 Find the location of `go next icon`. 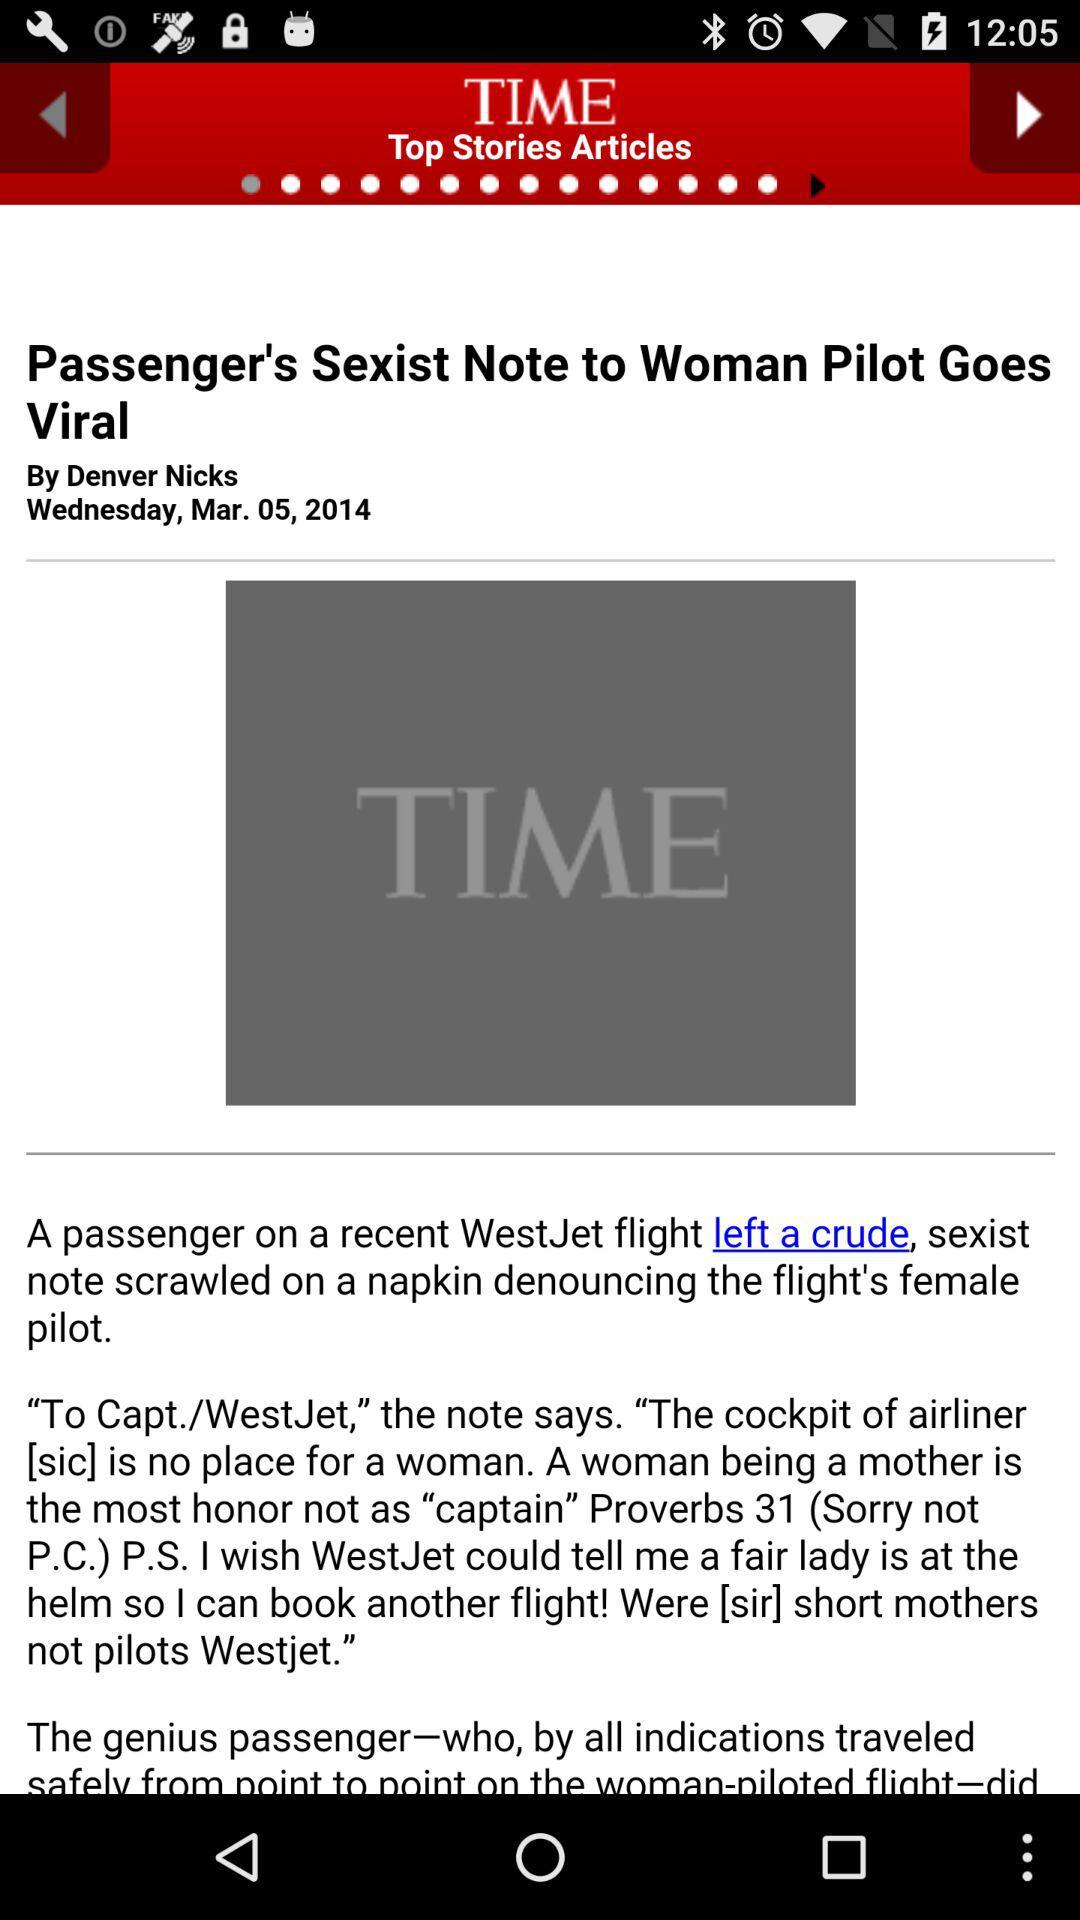

go next icon is located at coordinates (1024, 117).